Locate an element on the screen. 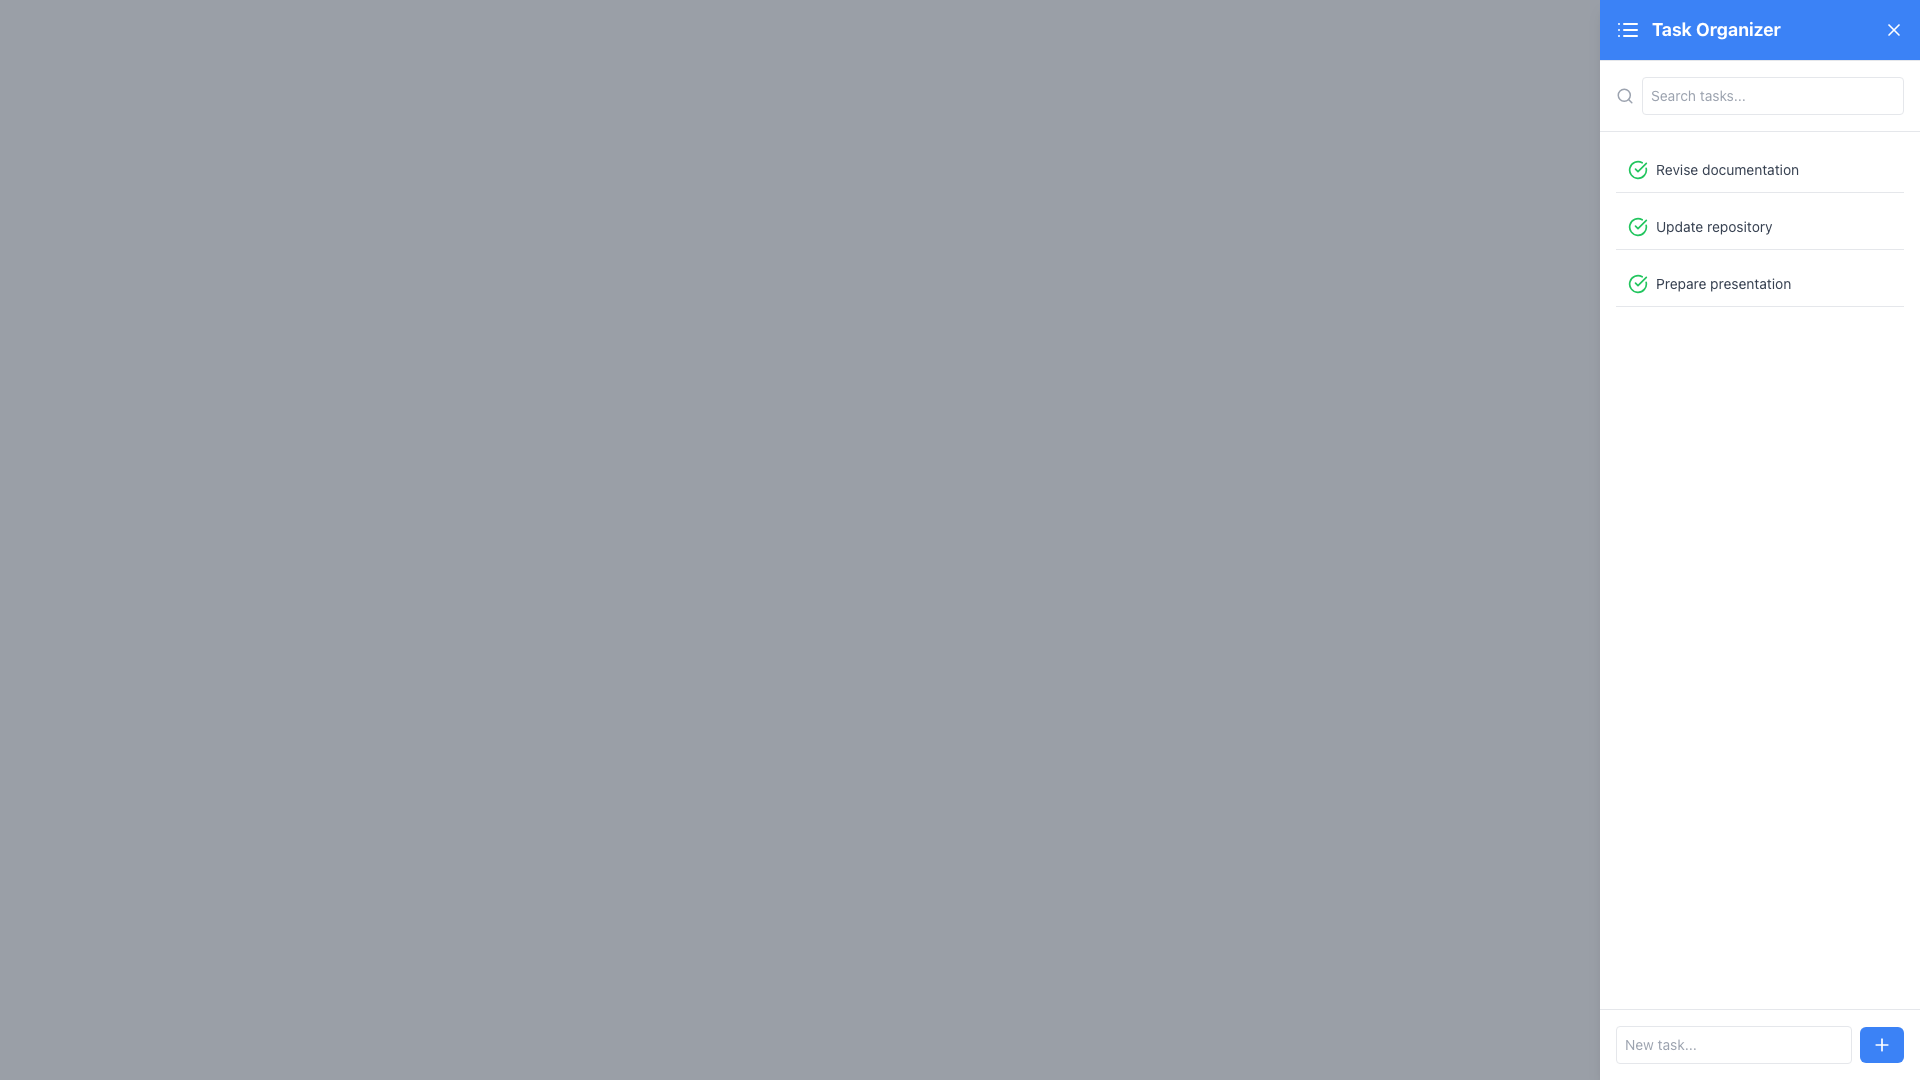 The width and height of the screenshot is (1920, 1080). the green circular icon button with a checkmark inside, located to the left of the 'Prepare presentation' text is located at coordinates (1637, 284).